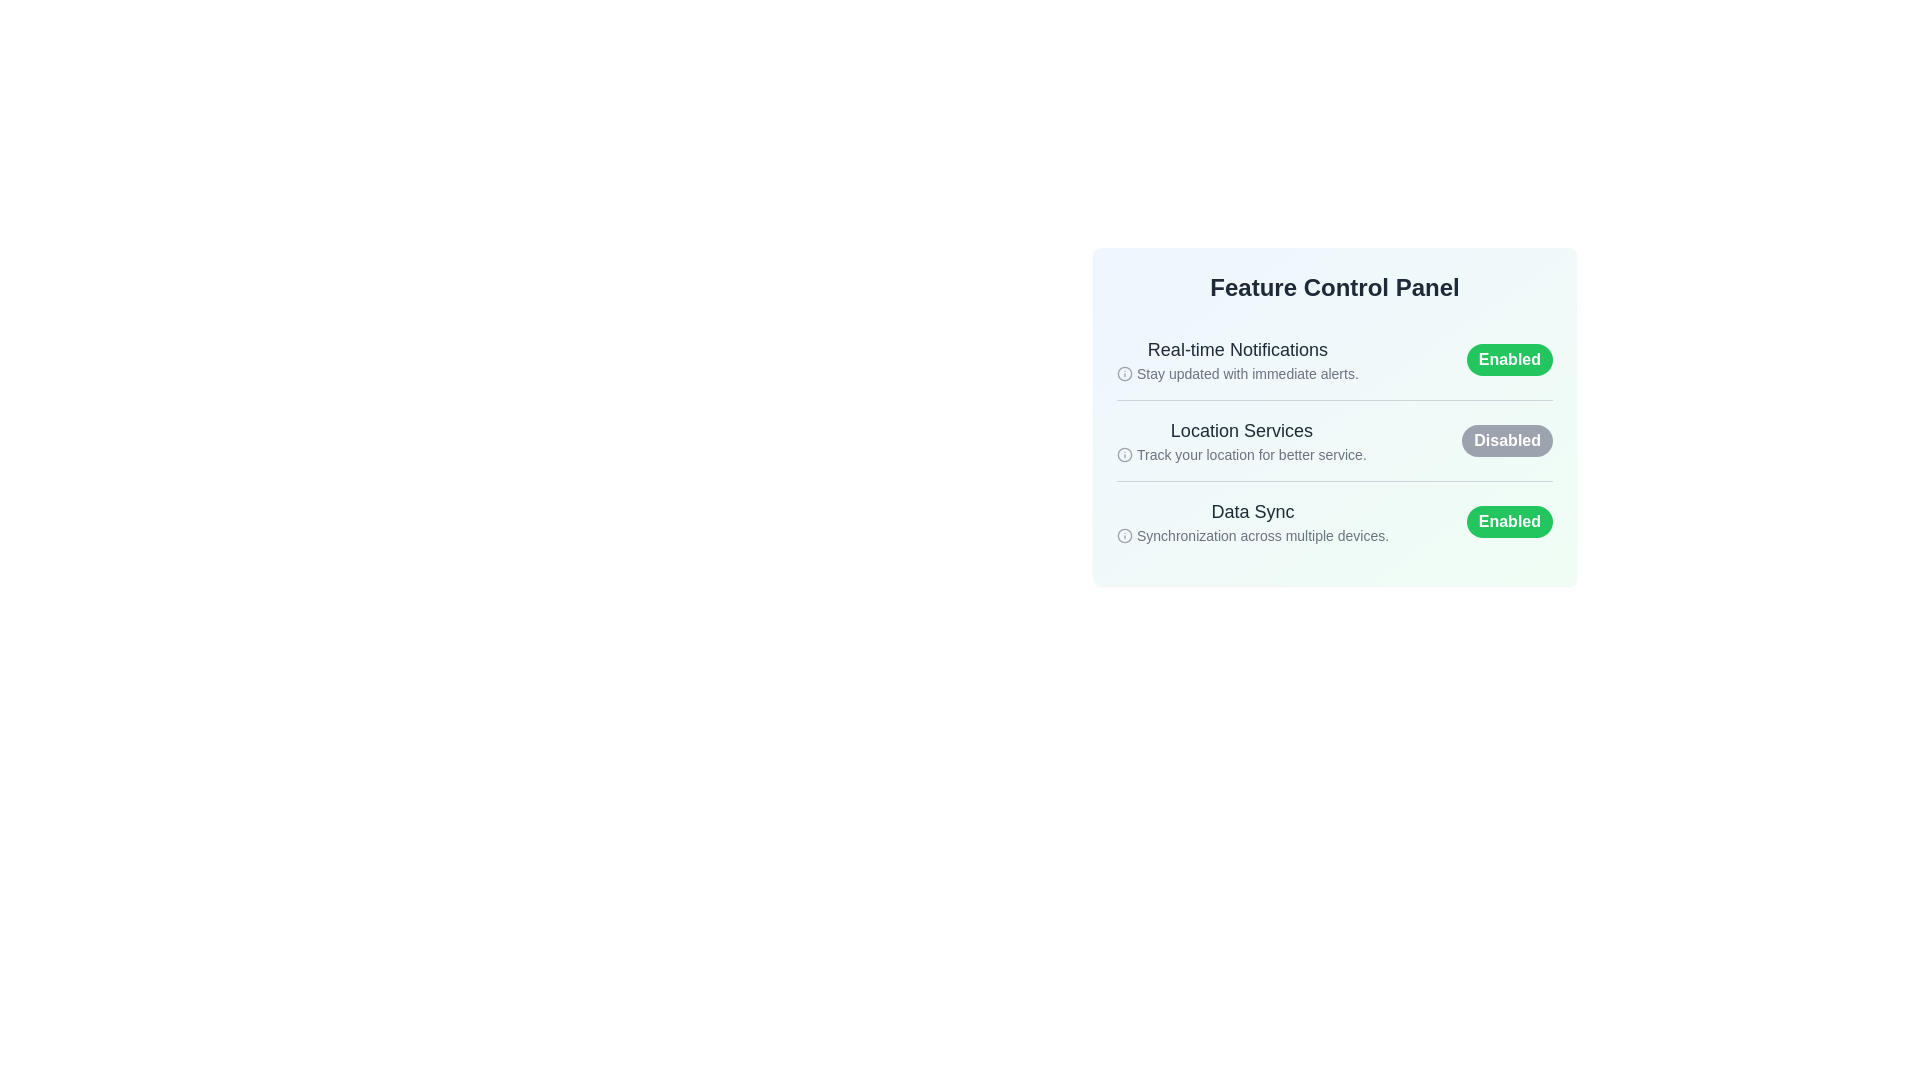 This screenshot has width=1920, height=1080. I want to click on the informational icon for the Data Sync feature, so click(1124, 535).